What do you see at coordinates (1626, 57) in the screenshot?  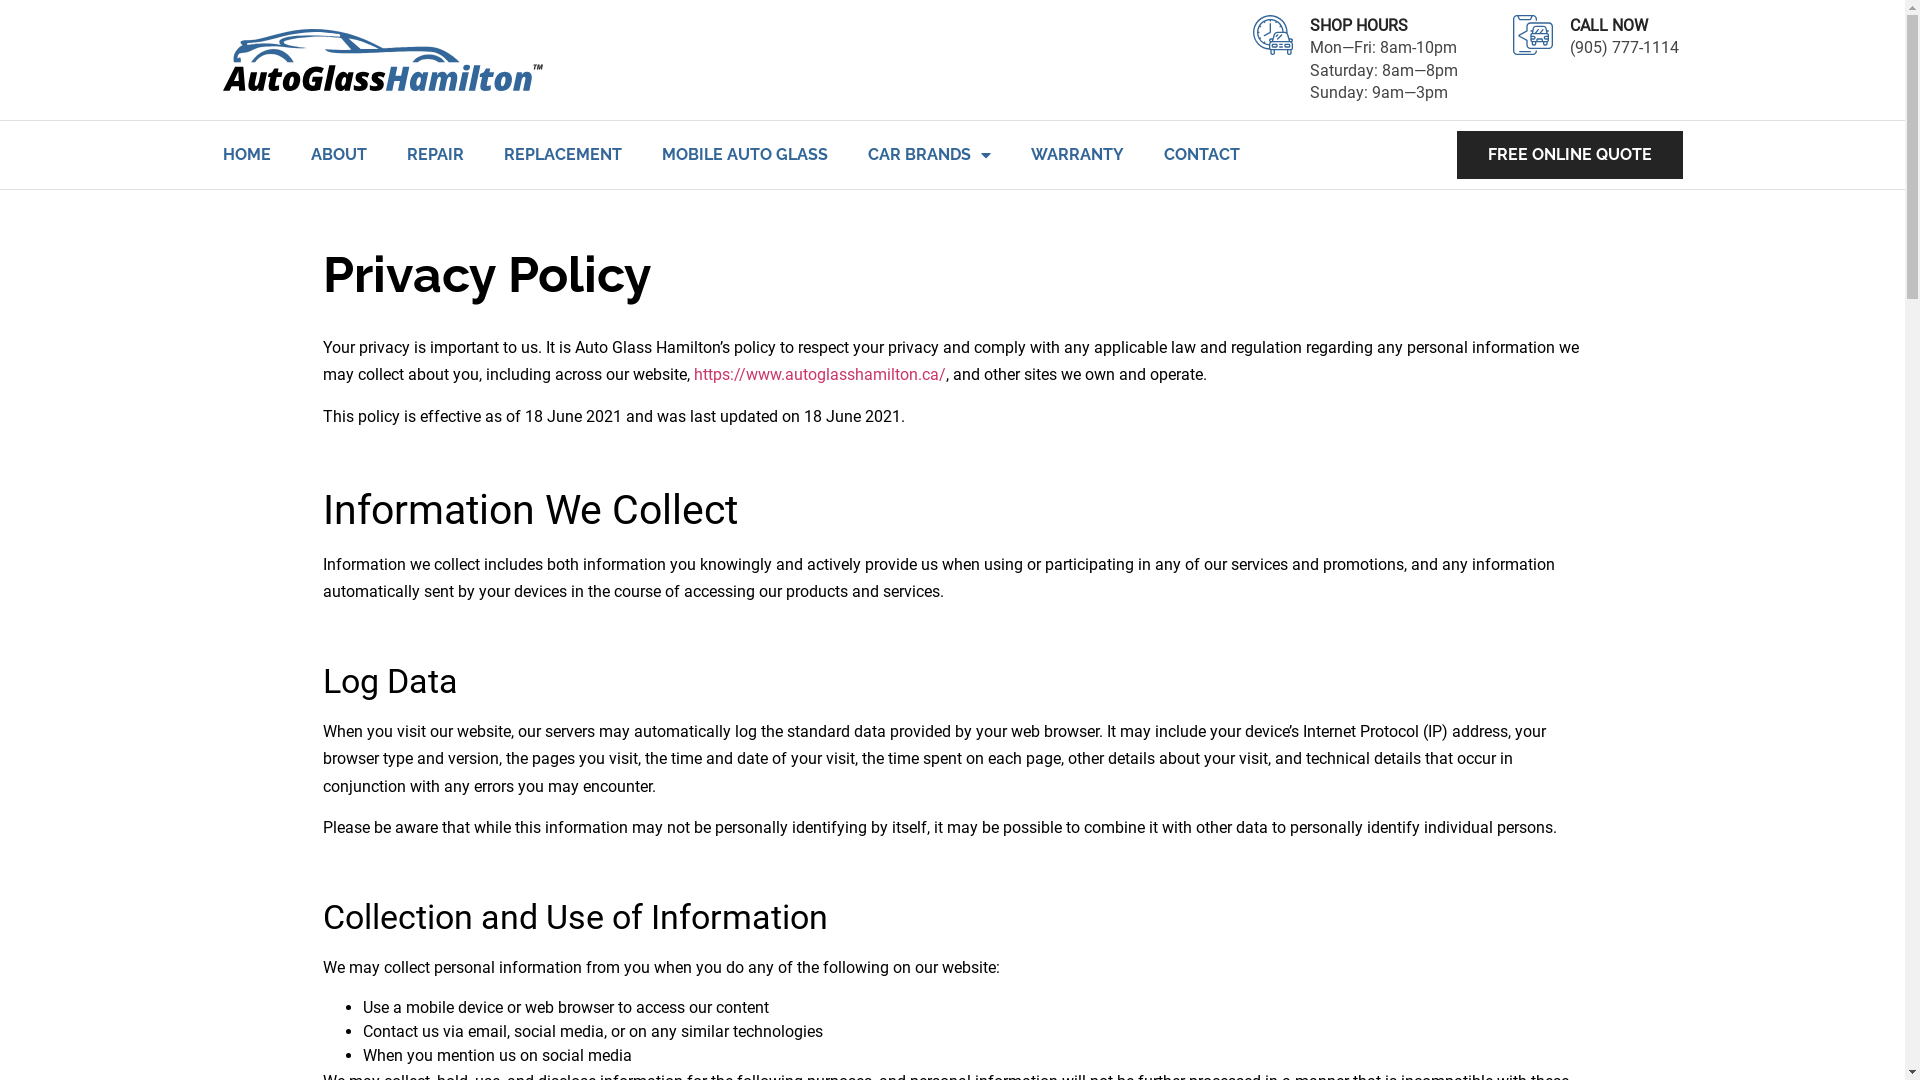 I see `'(905) 777-1114'` at bounding box center [1626, 57].